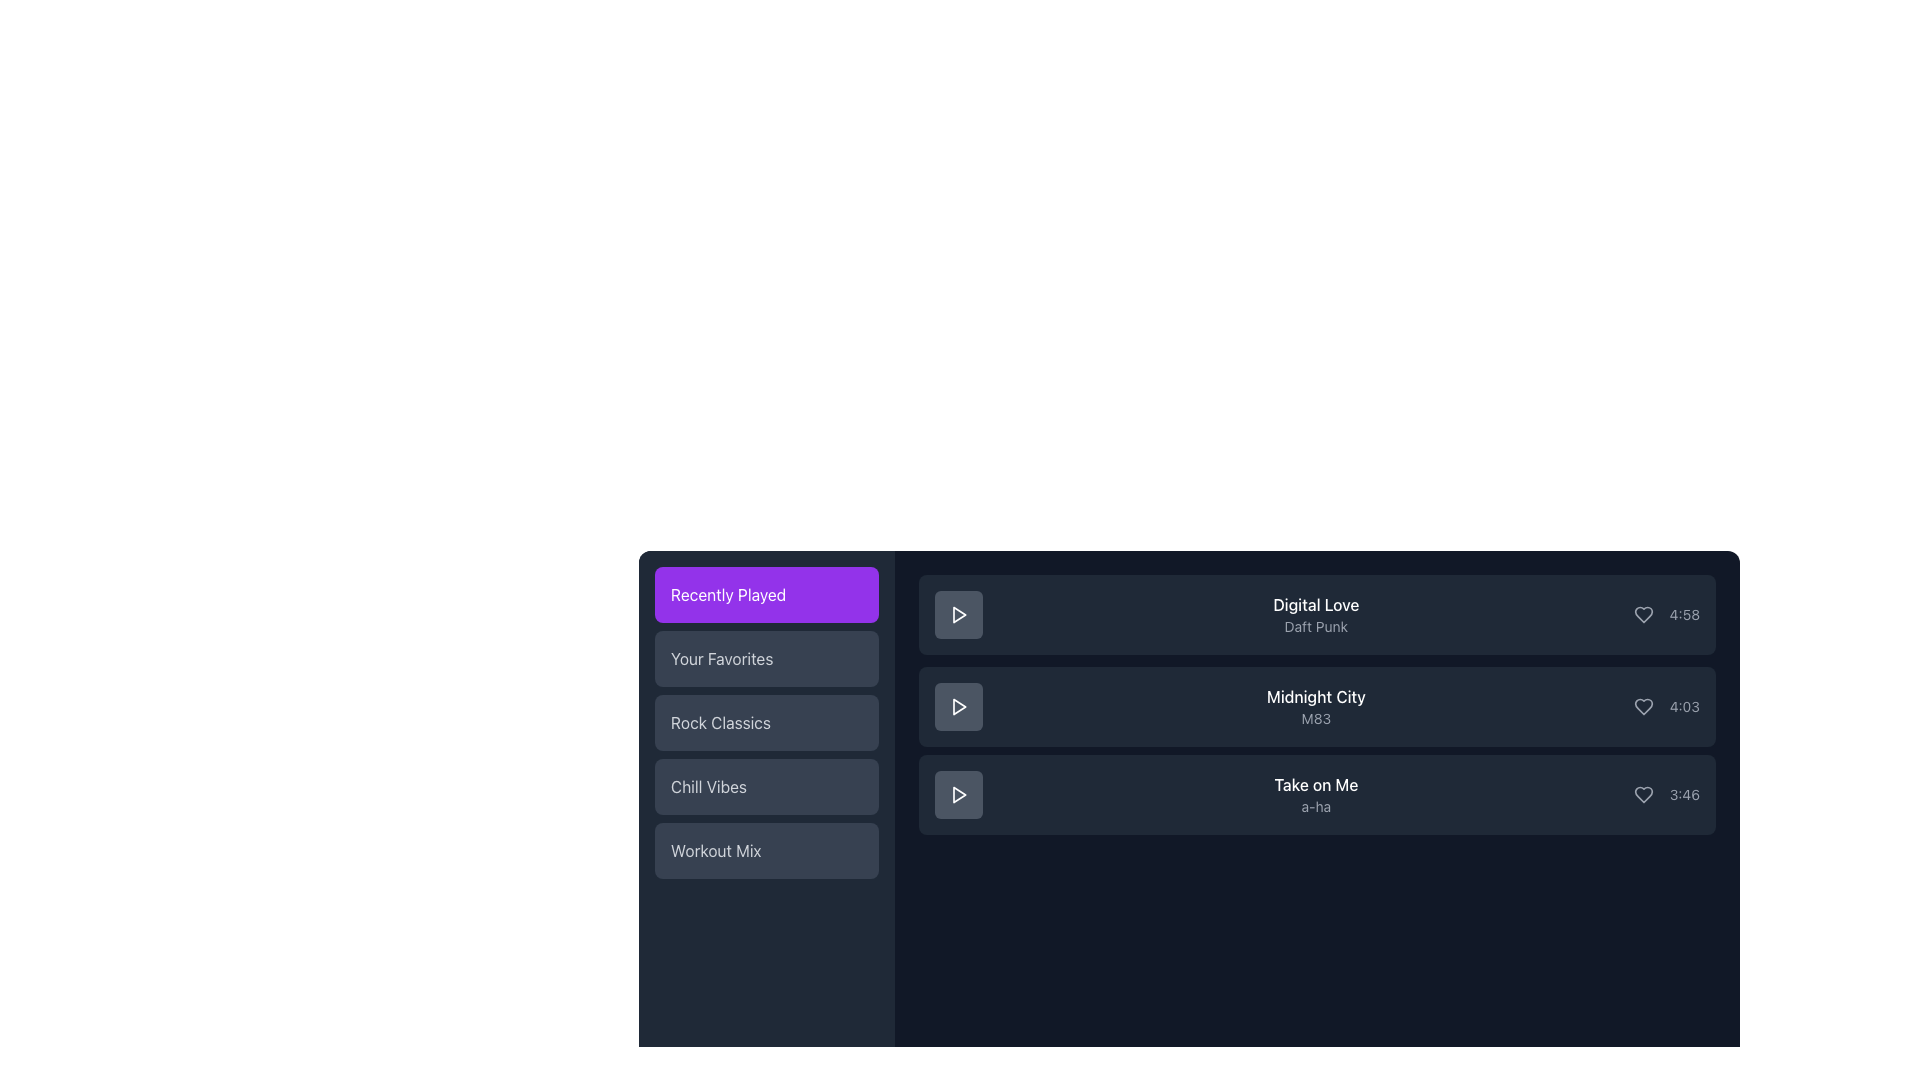 The width and height of the screenshot is (1920, 1080). Describe the element at coordinates (958, 705) in the screenshot. I see `the triangular play button icon within the circular button to play the selected track, which is located in the second item of the track list` at that location.